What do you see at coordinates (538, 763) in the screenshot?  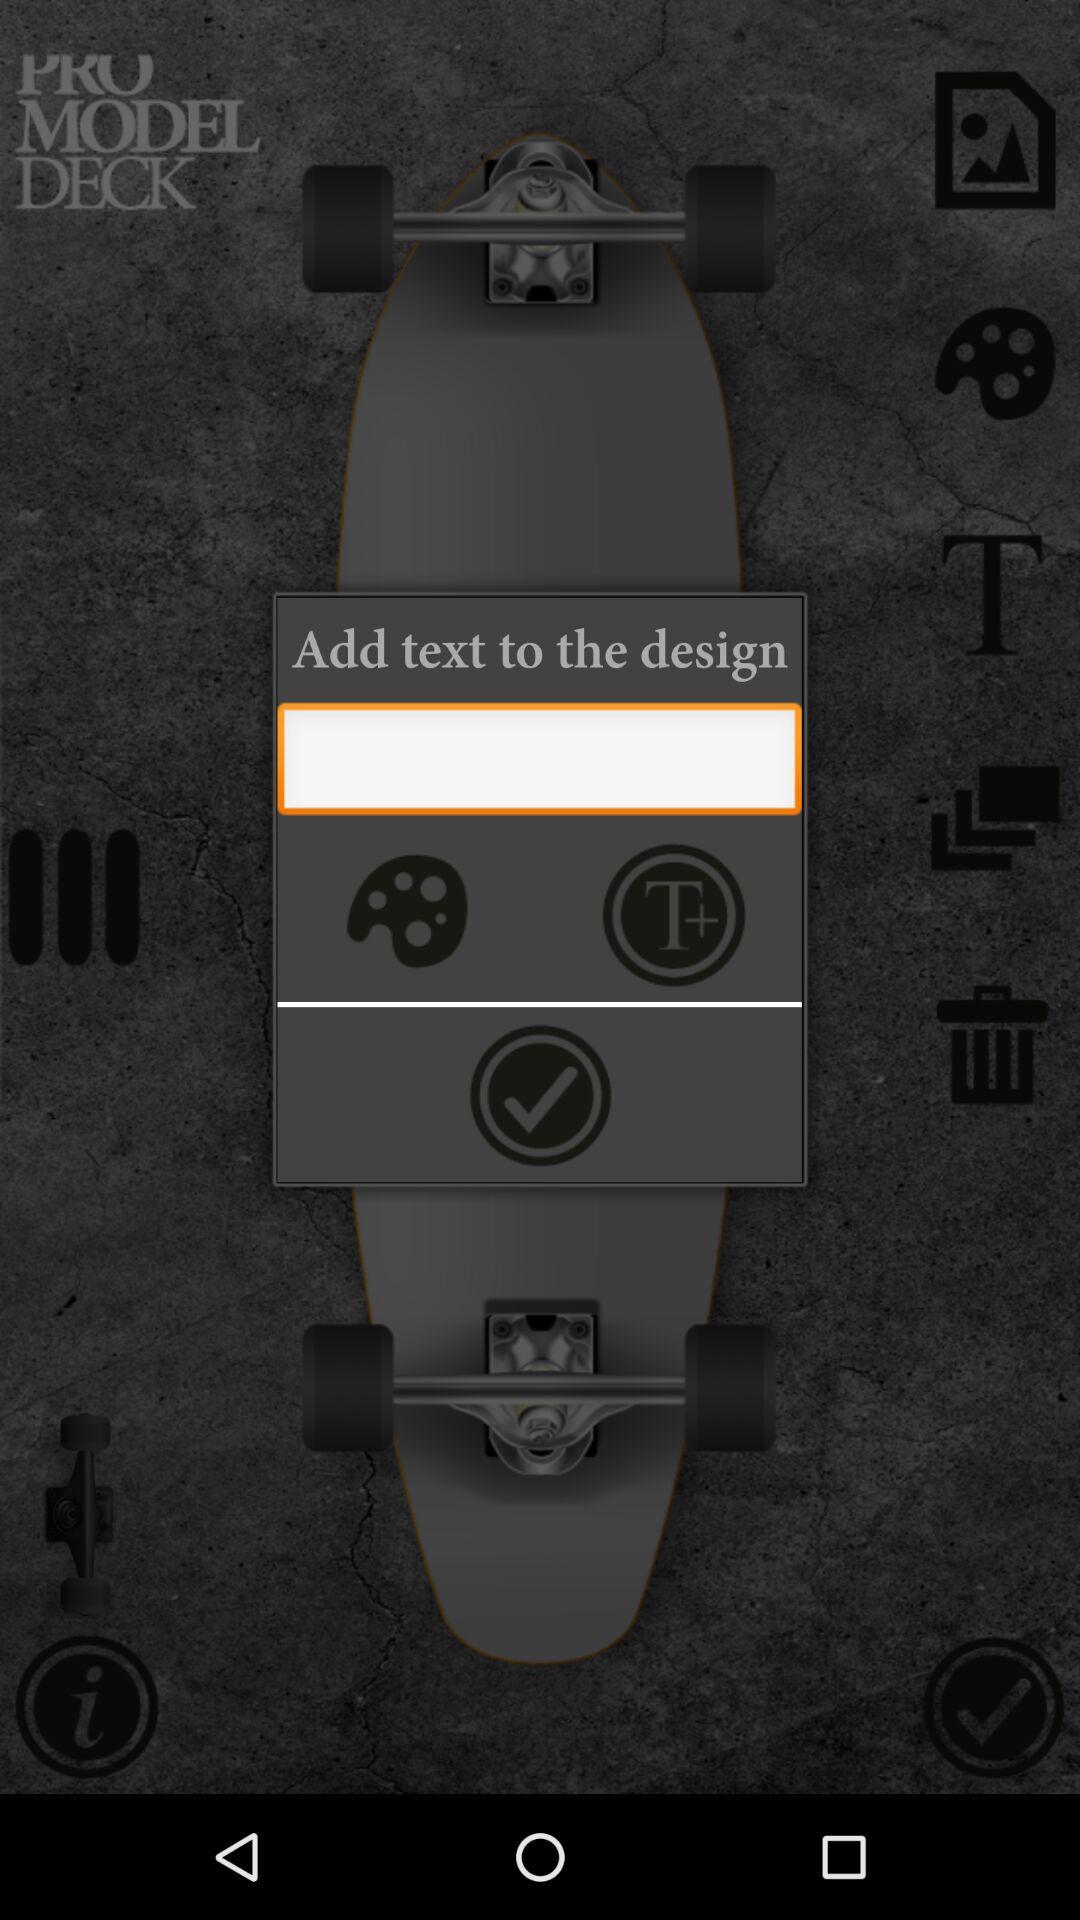 I see `text` at bounding box center [538, 763].